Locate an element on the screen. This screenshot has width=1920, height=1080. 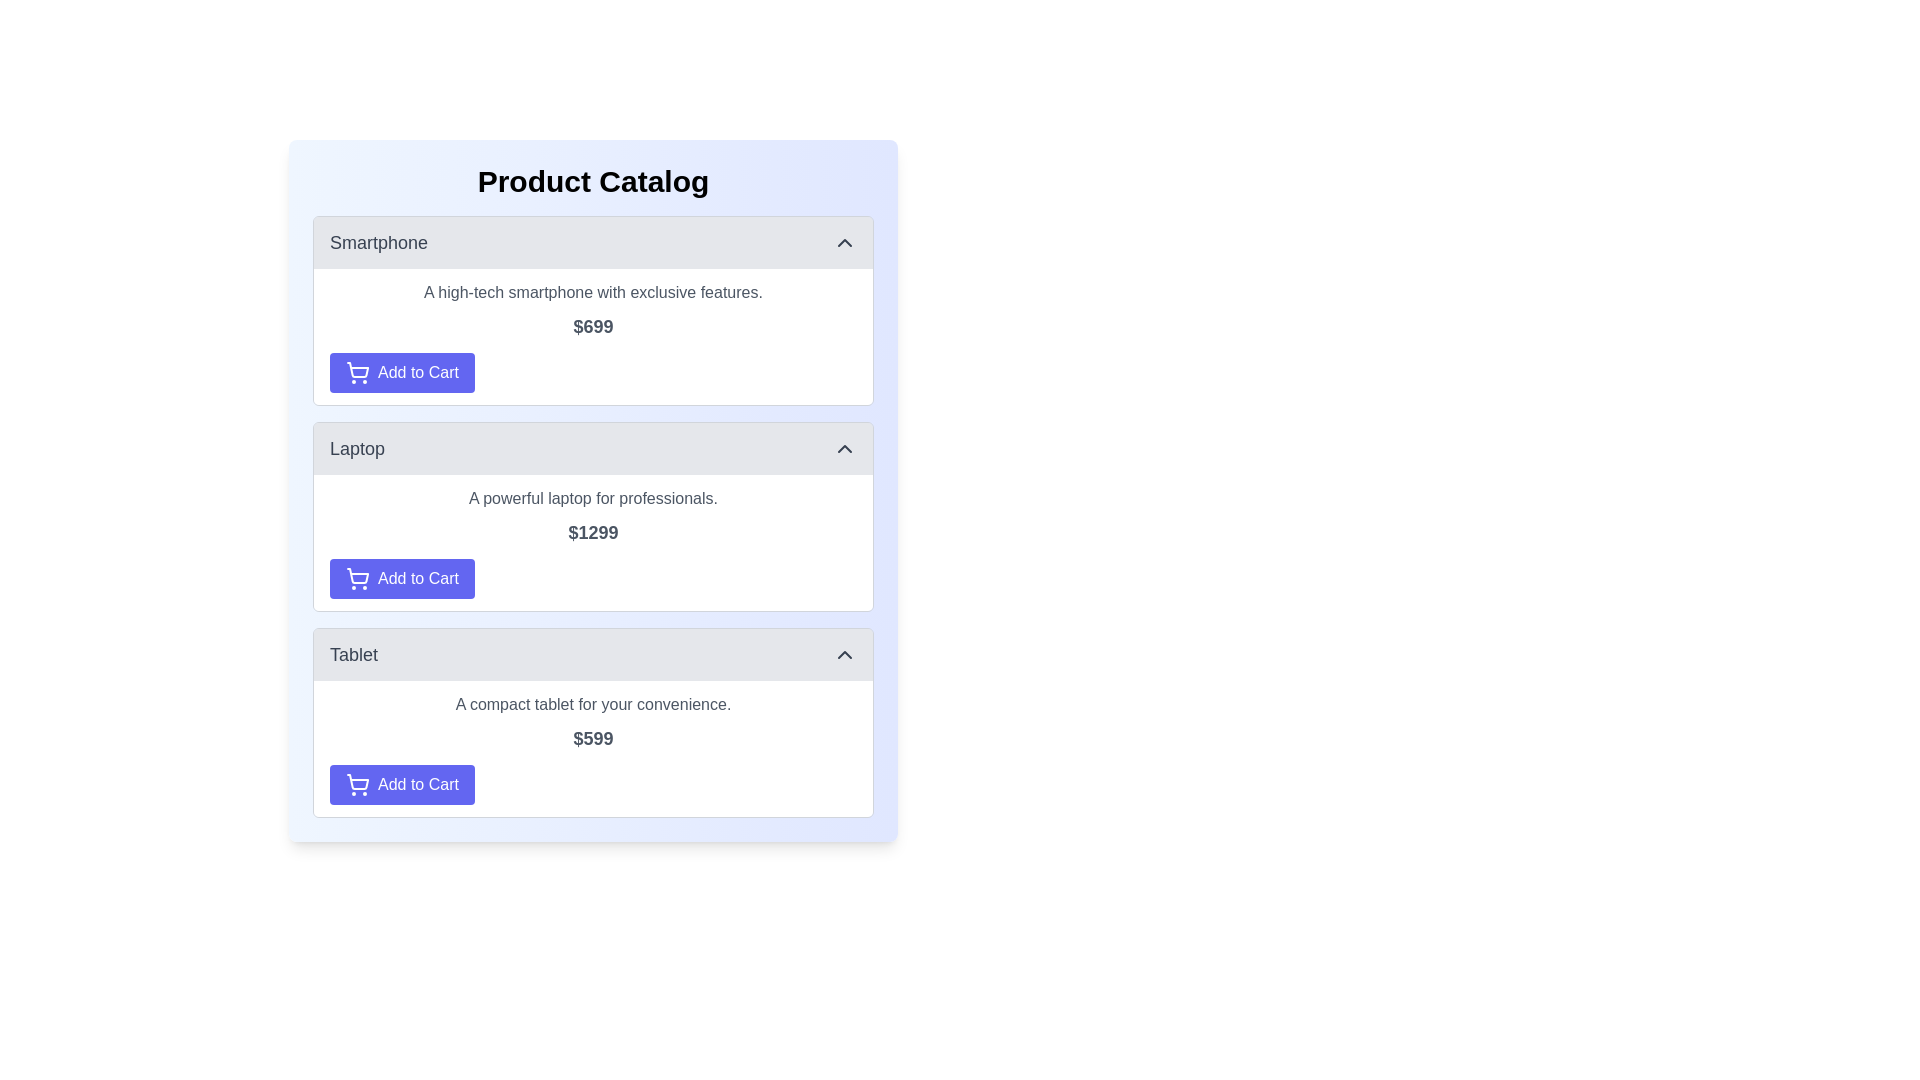
the 'Add Tablet to Cart' button located underneath the price text '$599' in the Tablet product section is located at coordinates (401, 784).